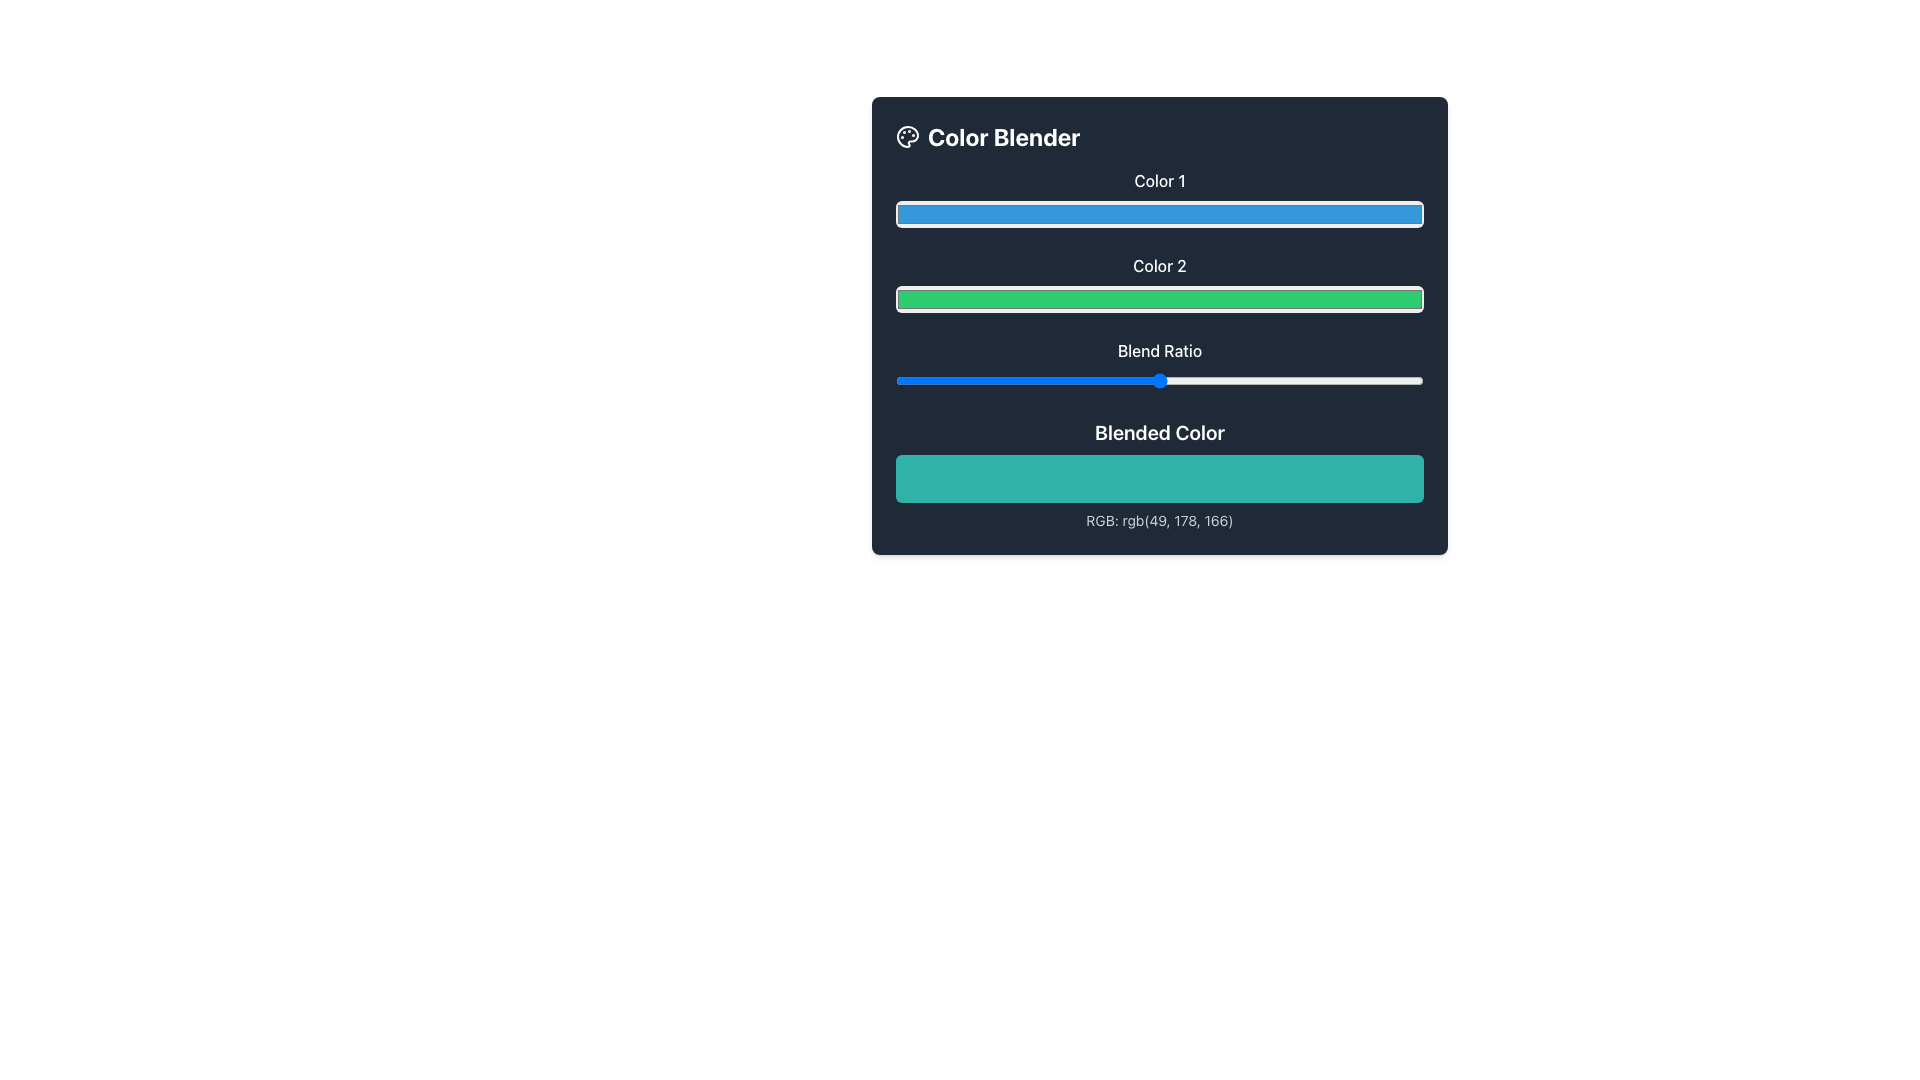 The height and width of the screenshot is (1080, 1920). What do you see at coordinates (980, 381) in the screenshot?
I see `the Blend Ratio slider` at bounding box center [980, 381].